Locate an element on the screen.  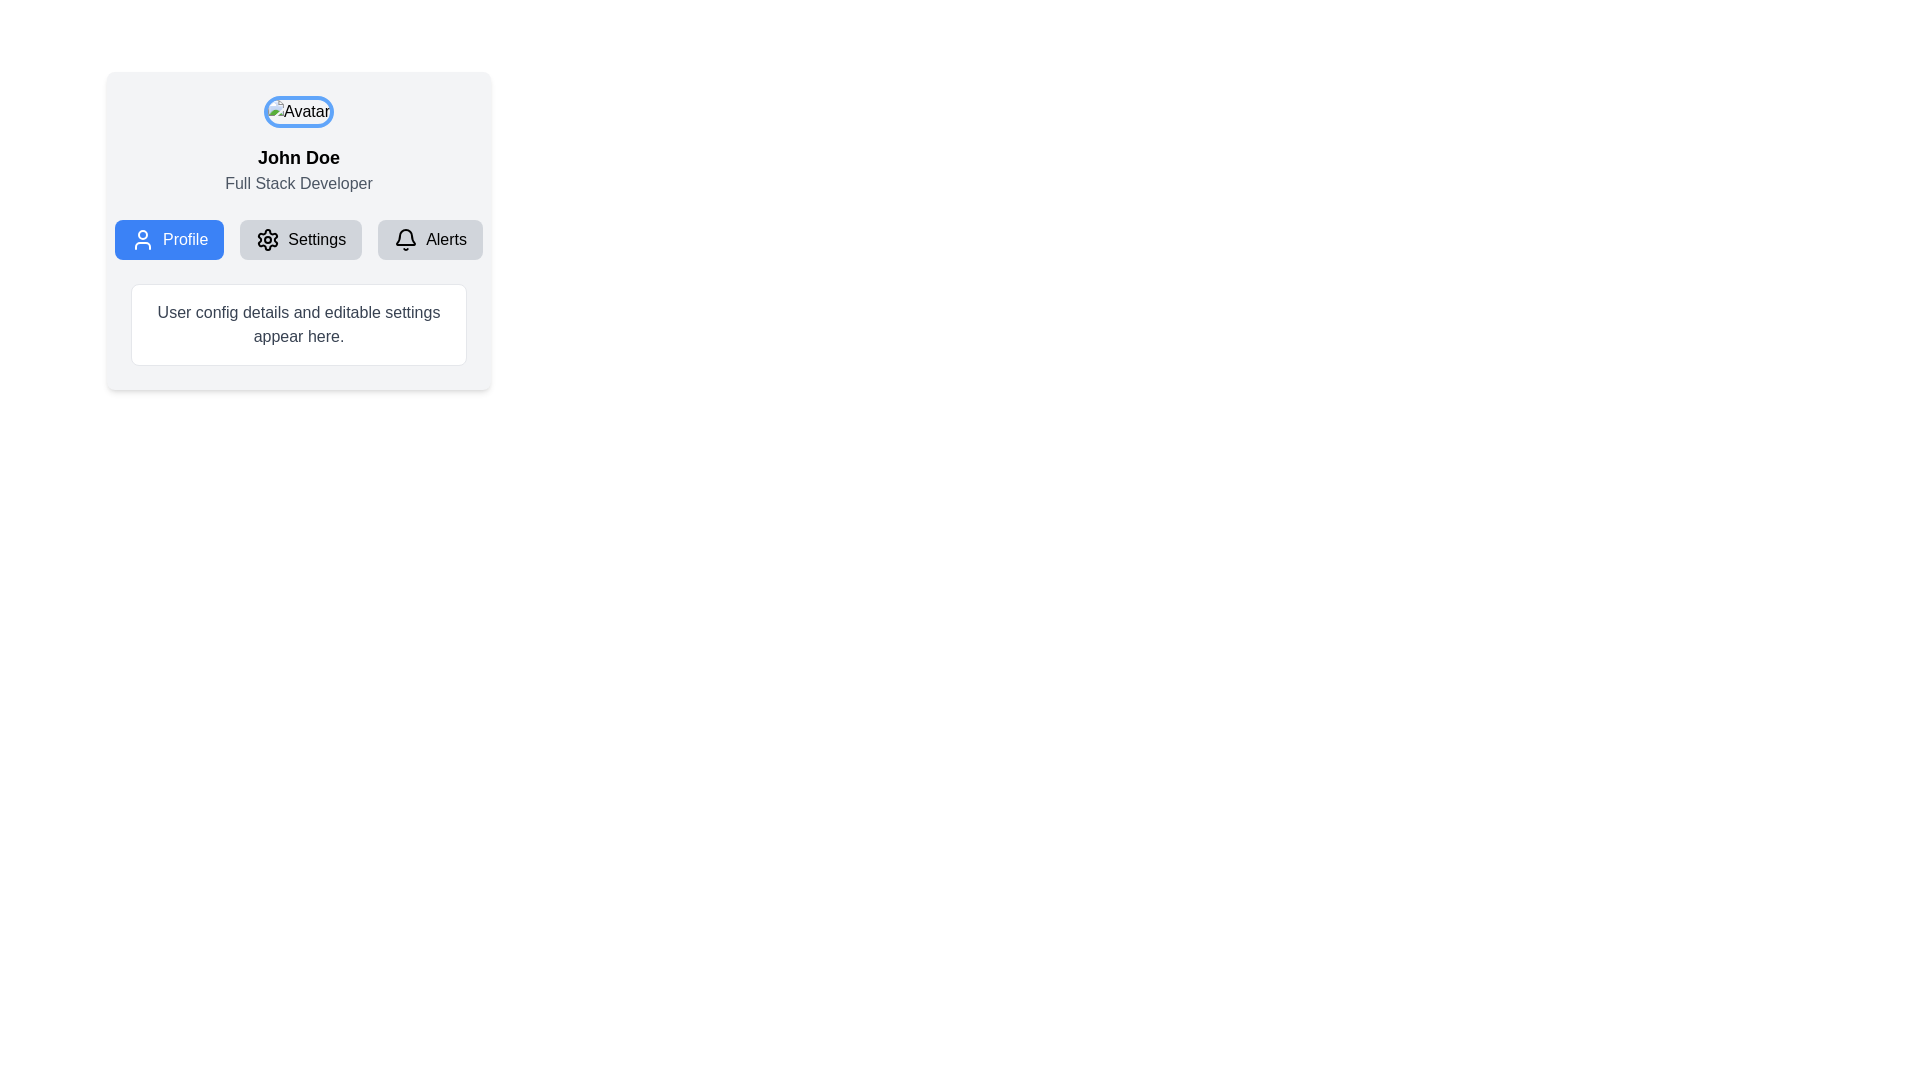
the static informational text box that displays 'User config details and editable settings appear here.' with a white background and rounded corners, located below the buttons 'Profile', 'Settings', 'Alerts' is located at coordinates (297, 323).